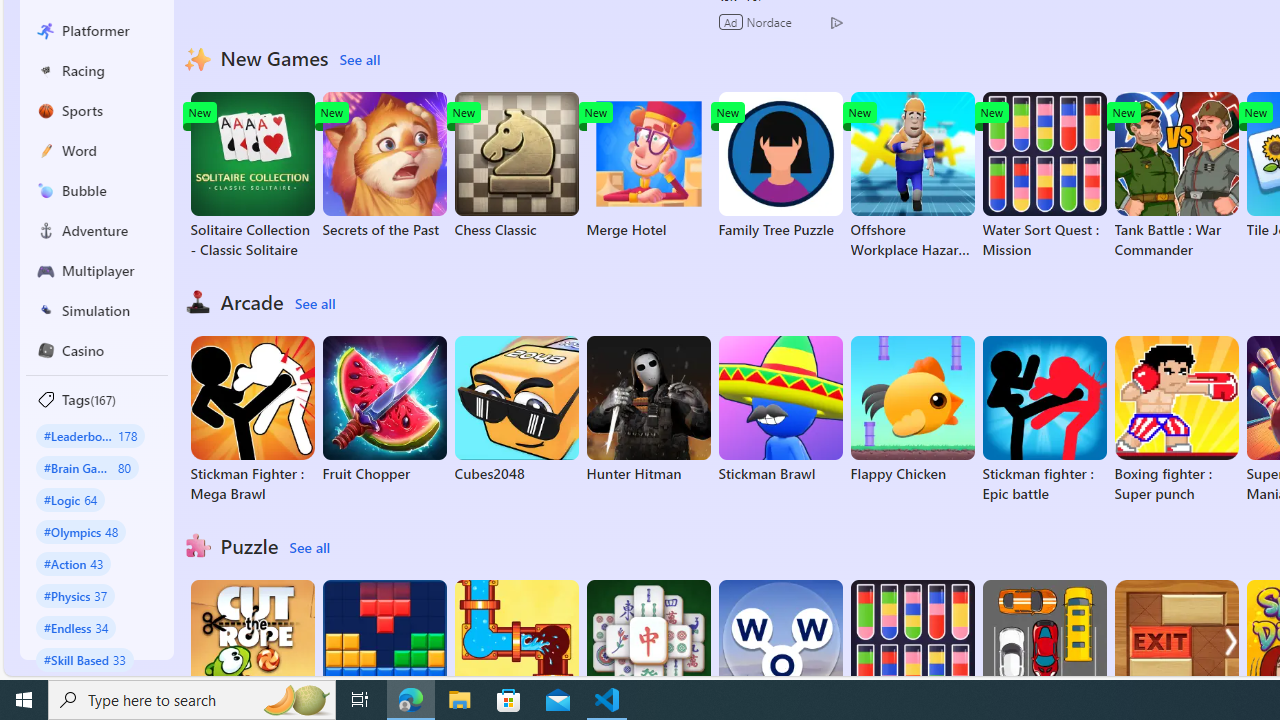 Image resolution: width=1280 pixels, height=720 pixels. What do you see at coordinates (80, 530) in the screenshot?
I see `'#Olympics 48'` at bounding box center [80, 530].